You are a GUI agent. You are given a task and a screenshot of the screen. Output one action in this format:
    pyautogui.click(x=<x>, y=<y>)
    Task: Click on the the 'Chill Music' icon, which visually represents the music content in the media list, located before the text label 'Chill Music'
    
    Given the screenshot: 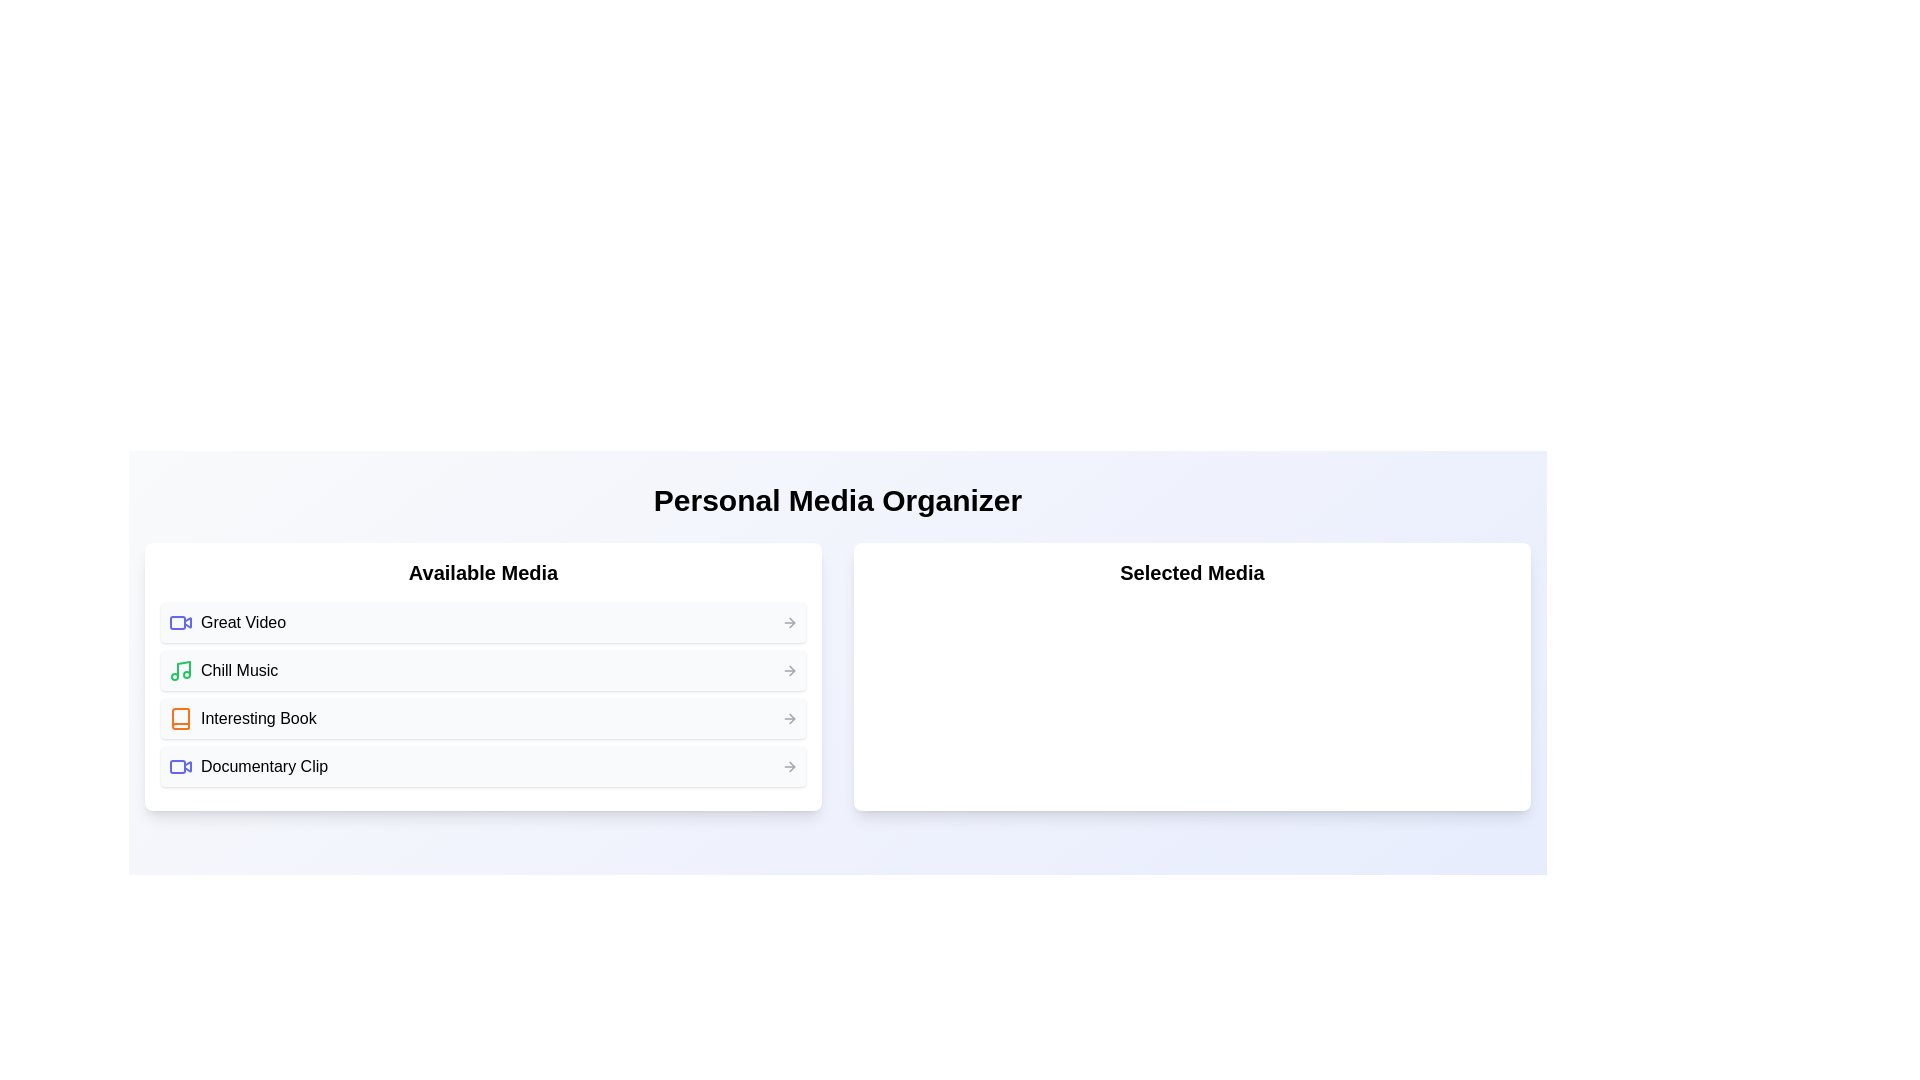 What is the action you would take?
    pyautogui.click(x=181, y=671)
    